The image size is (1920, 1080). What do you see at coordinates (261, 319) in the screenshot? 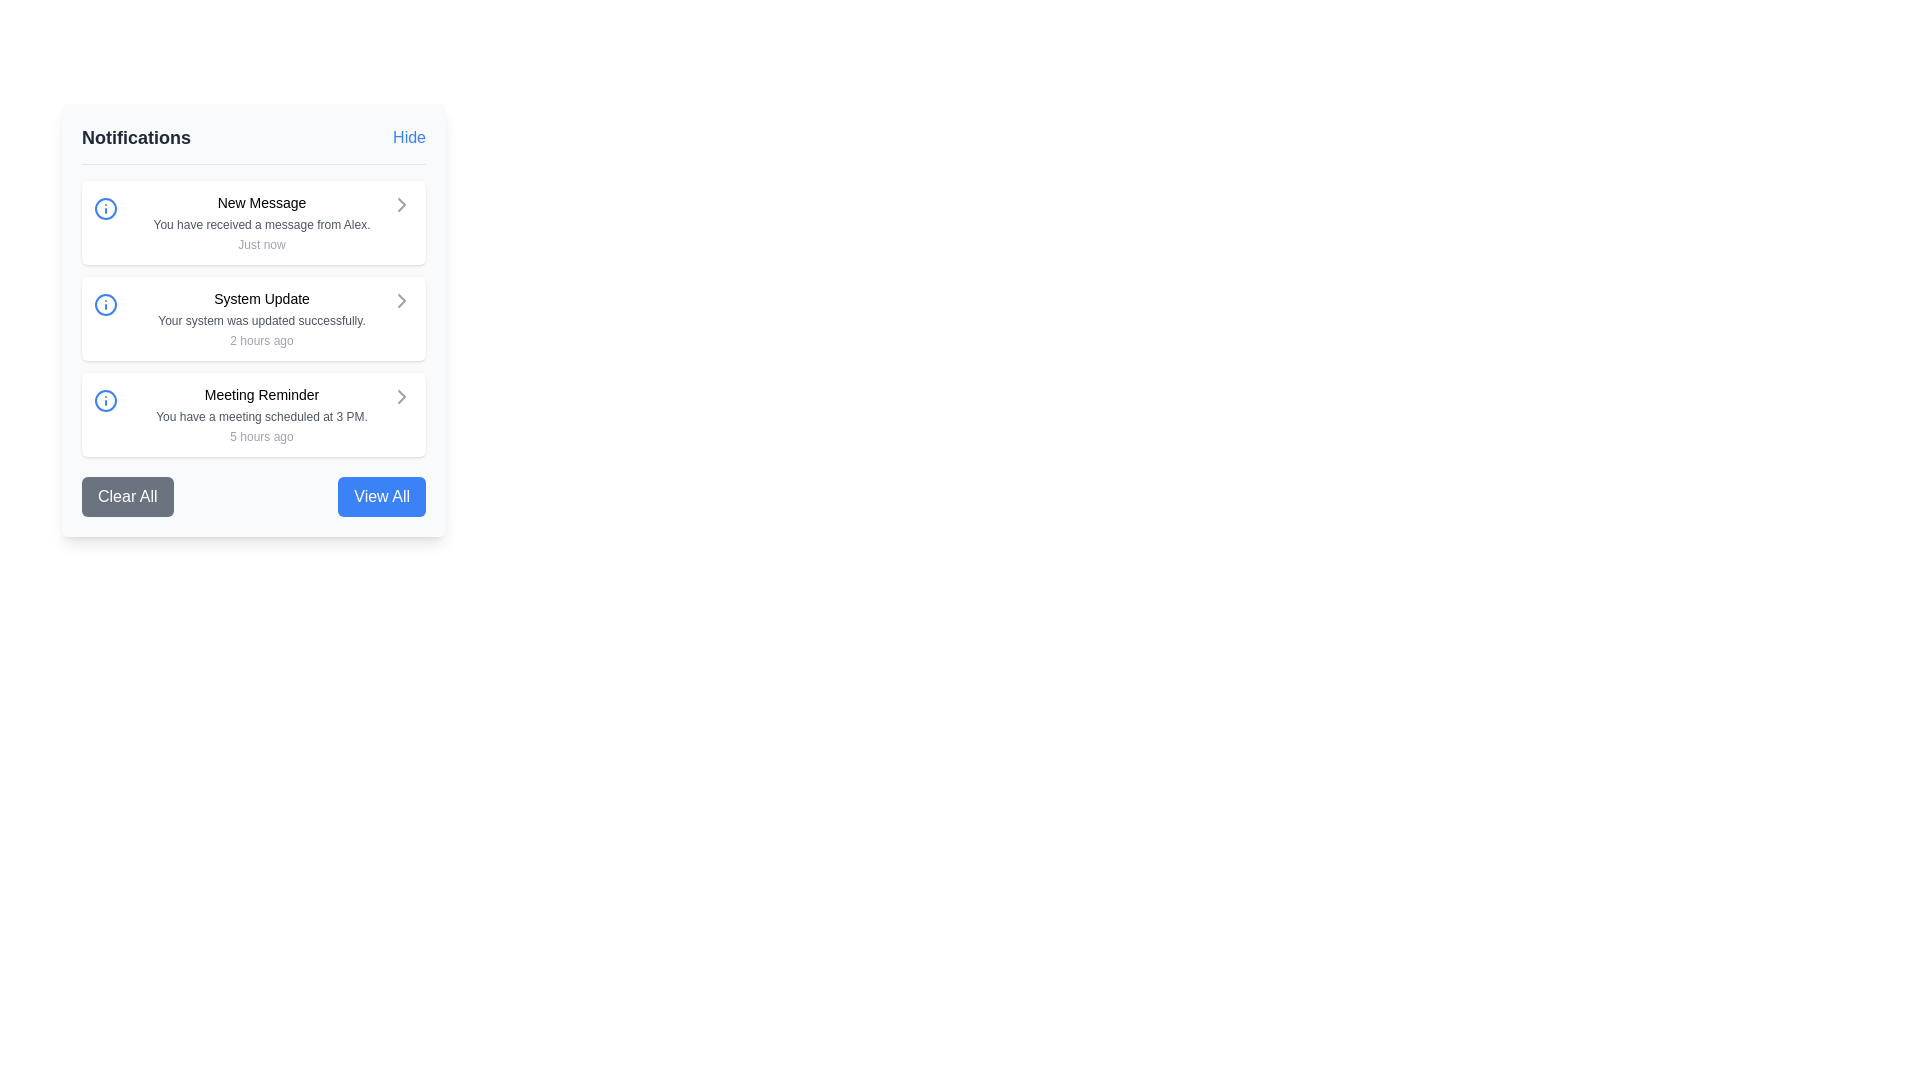
I see `the textual notification message reading 'Your system was updated successfully.' which is located below the title 'System Update' and above the timestamp '2 hours ago'` at bounding box center [261, 319].